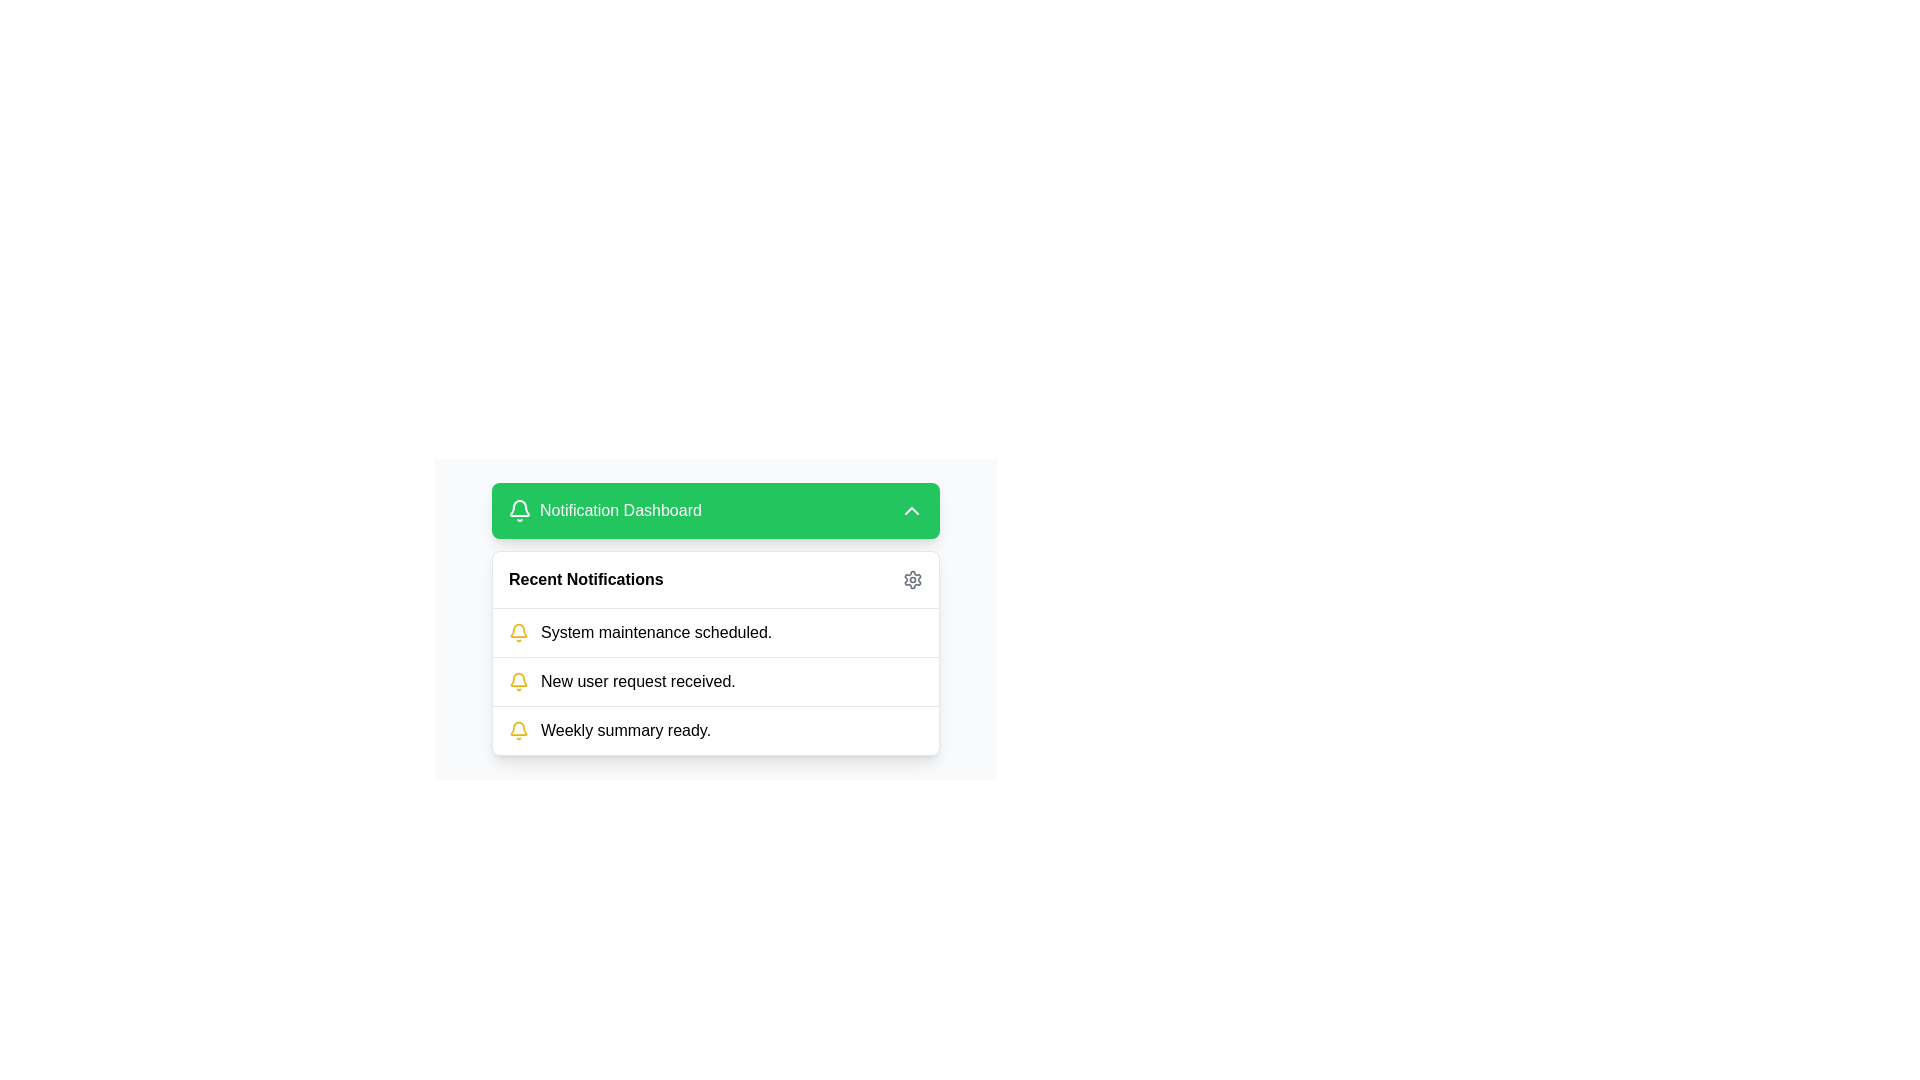  I want to click on the Text label displaying the notification message about the weekly summary, located in the bottom row under 'Recent Notifications', so click(625, 731).